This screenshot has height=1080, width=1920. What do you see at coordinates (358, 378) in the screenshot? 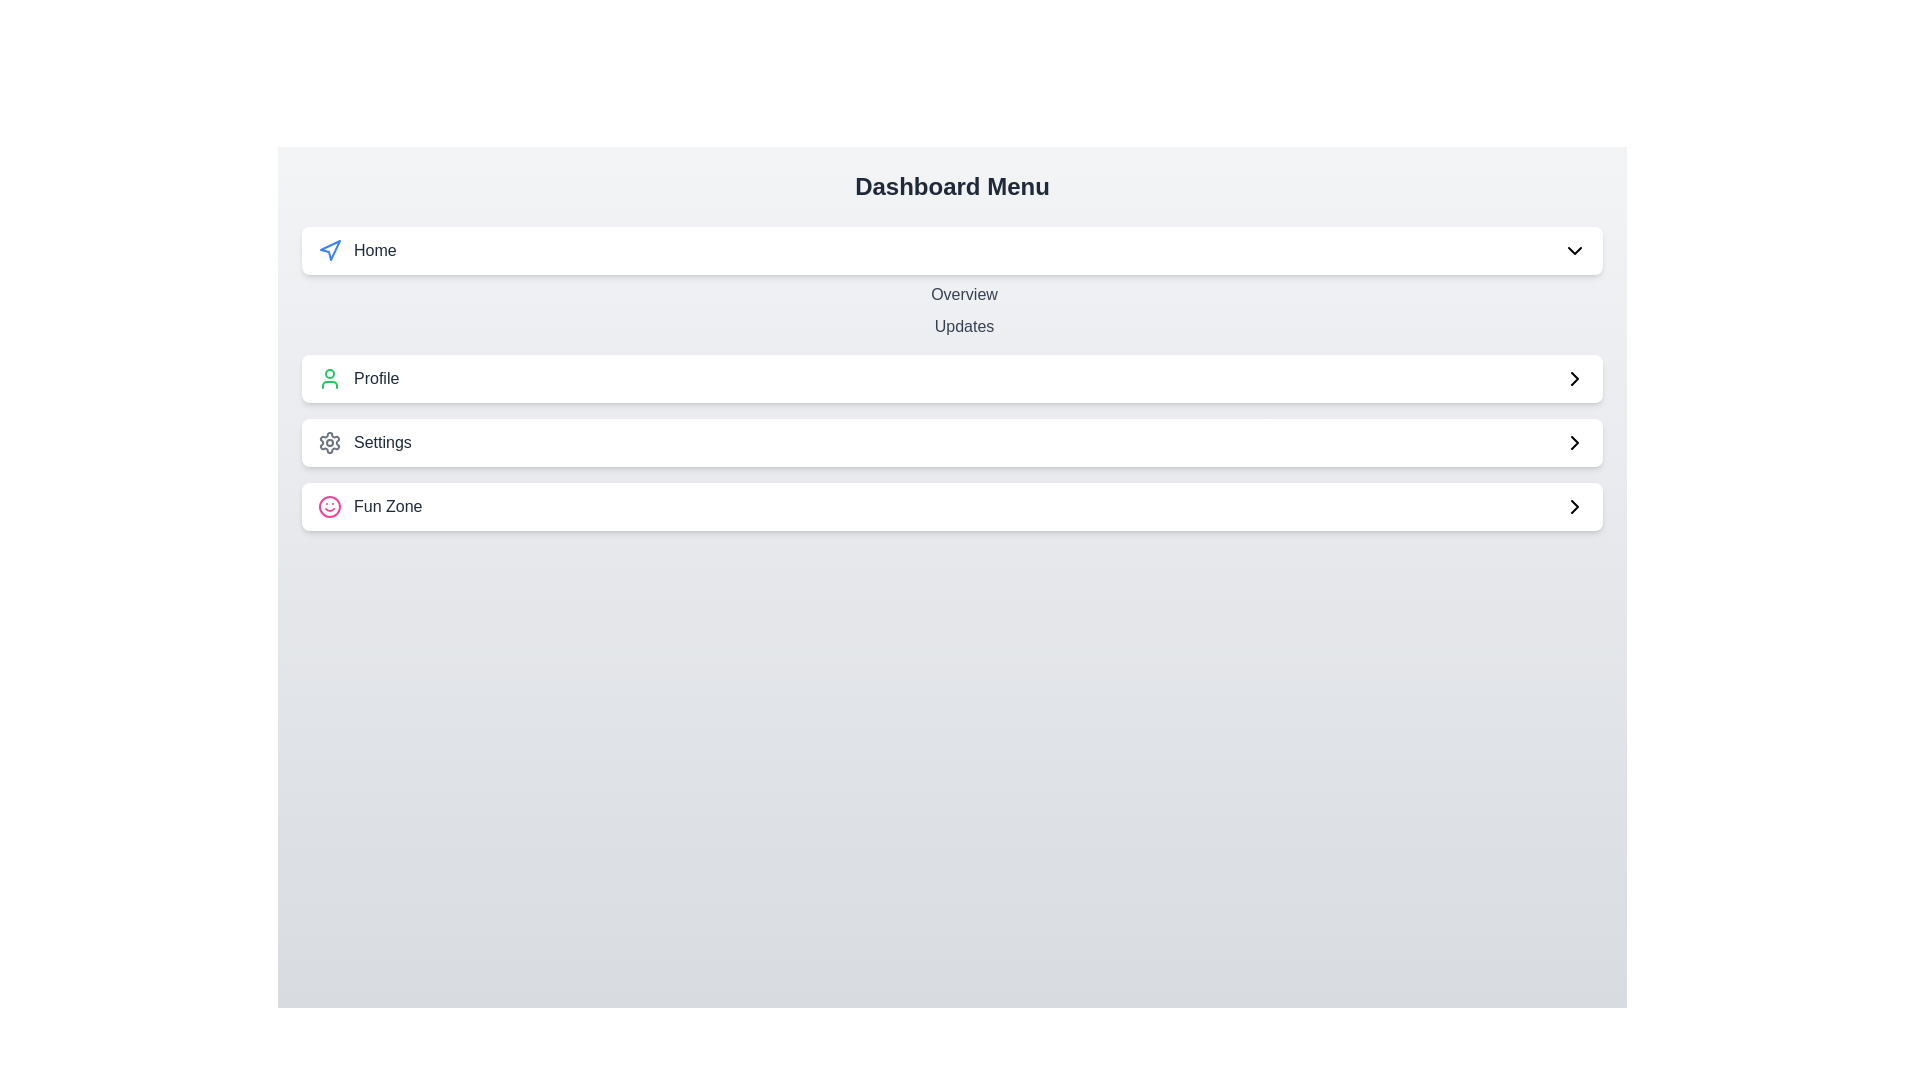
I see `the 'Profile' navigation option` at bounding box center [358, 378].